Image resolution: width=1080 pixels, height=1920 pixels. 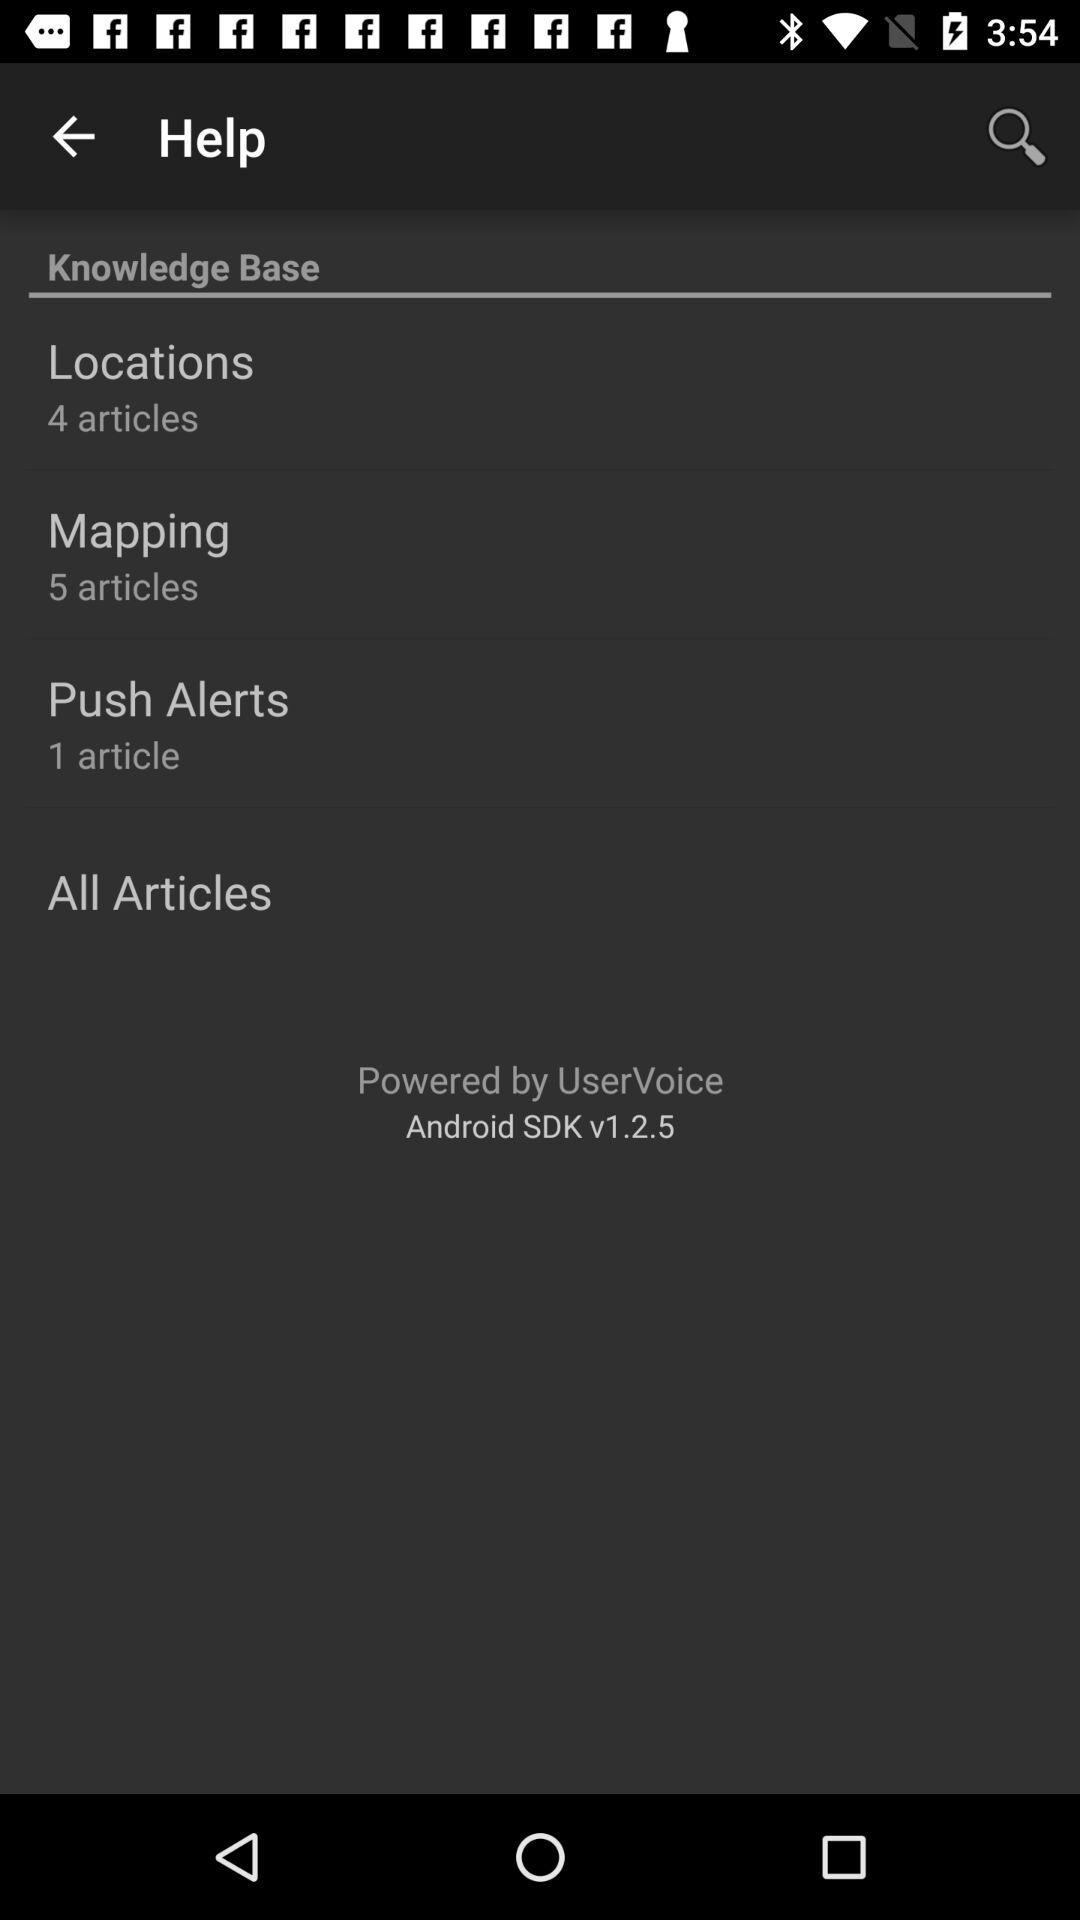 I want to click on knowledge base, so click(x=540, y=254).